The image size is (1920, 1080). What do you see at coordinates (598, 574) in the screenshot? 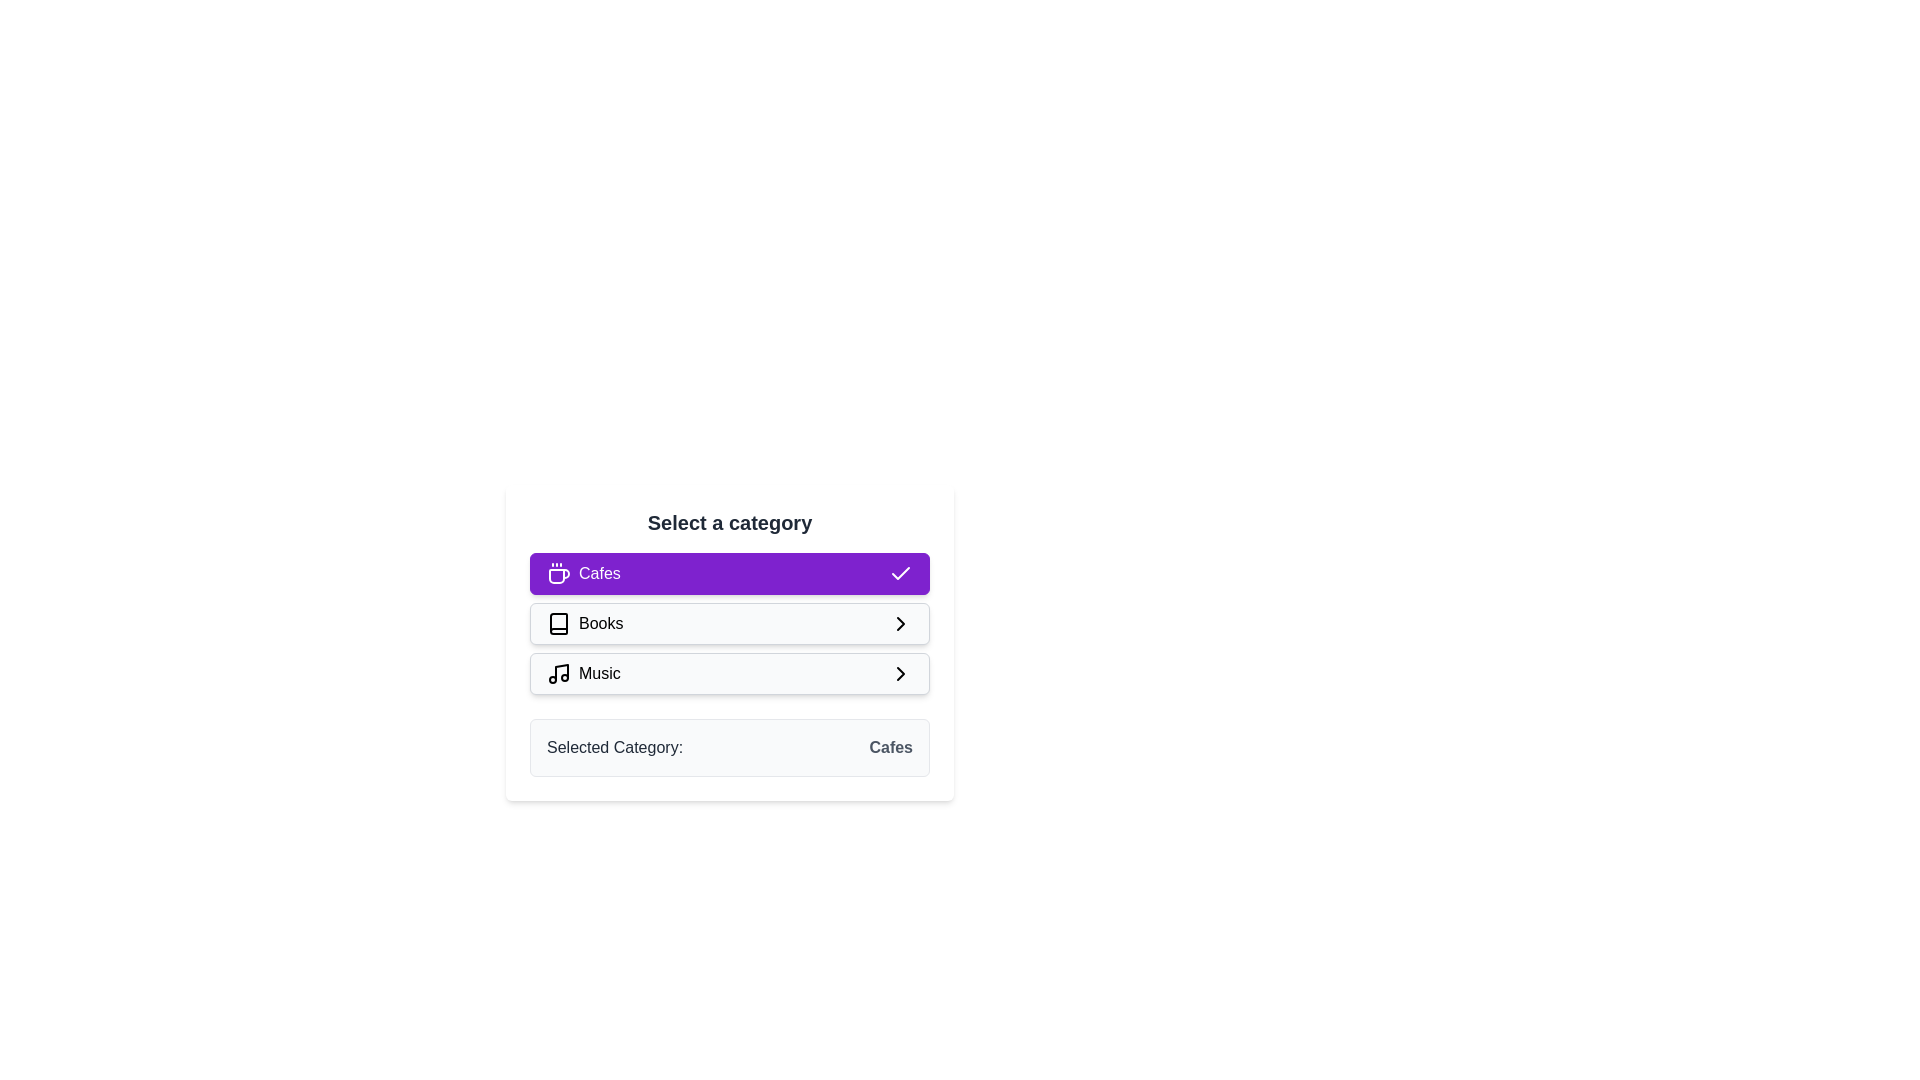
I see `the 'Cafes' button-like text element, which is the first item in the category selection list, displaying a white sans-serif font on a purple background` at bounding box center [598, 574].